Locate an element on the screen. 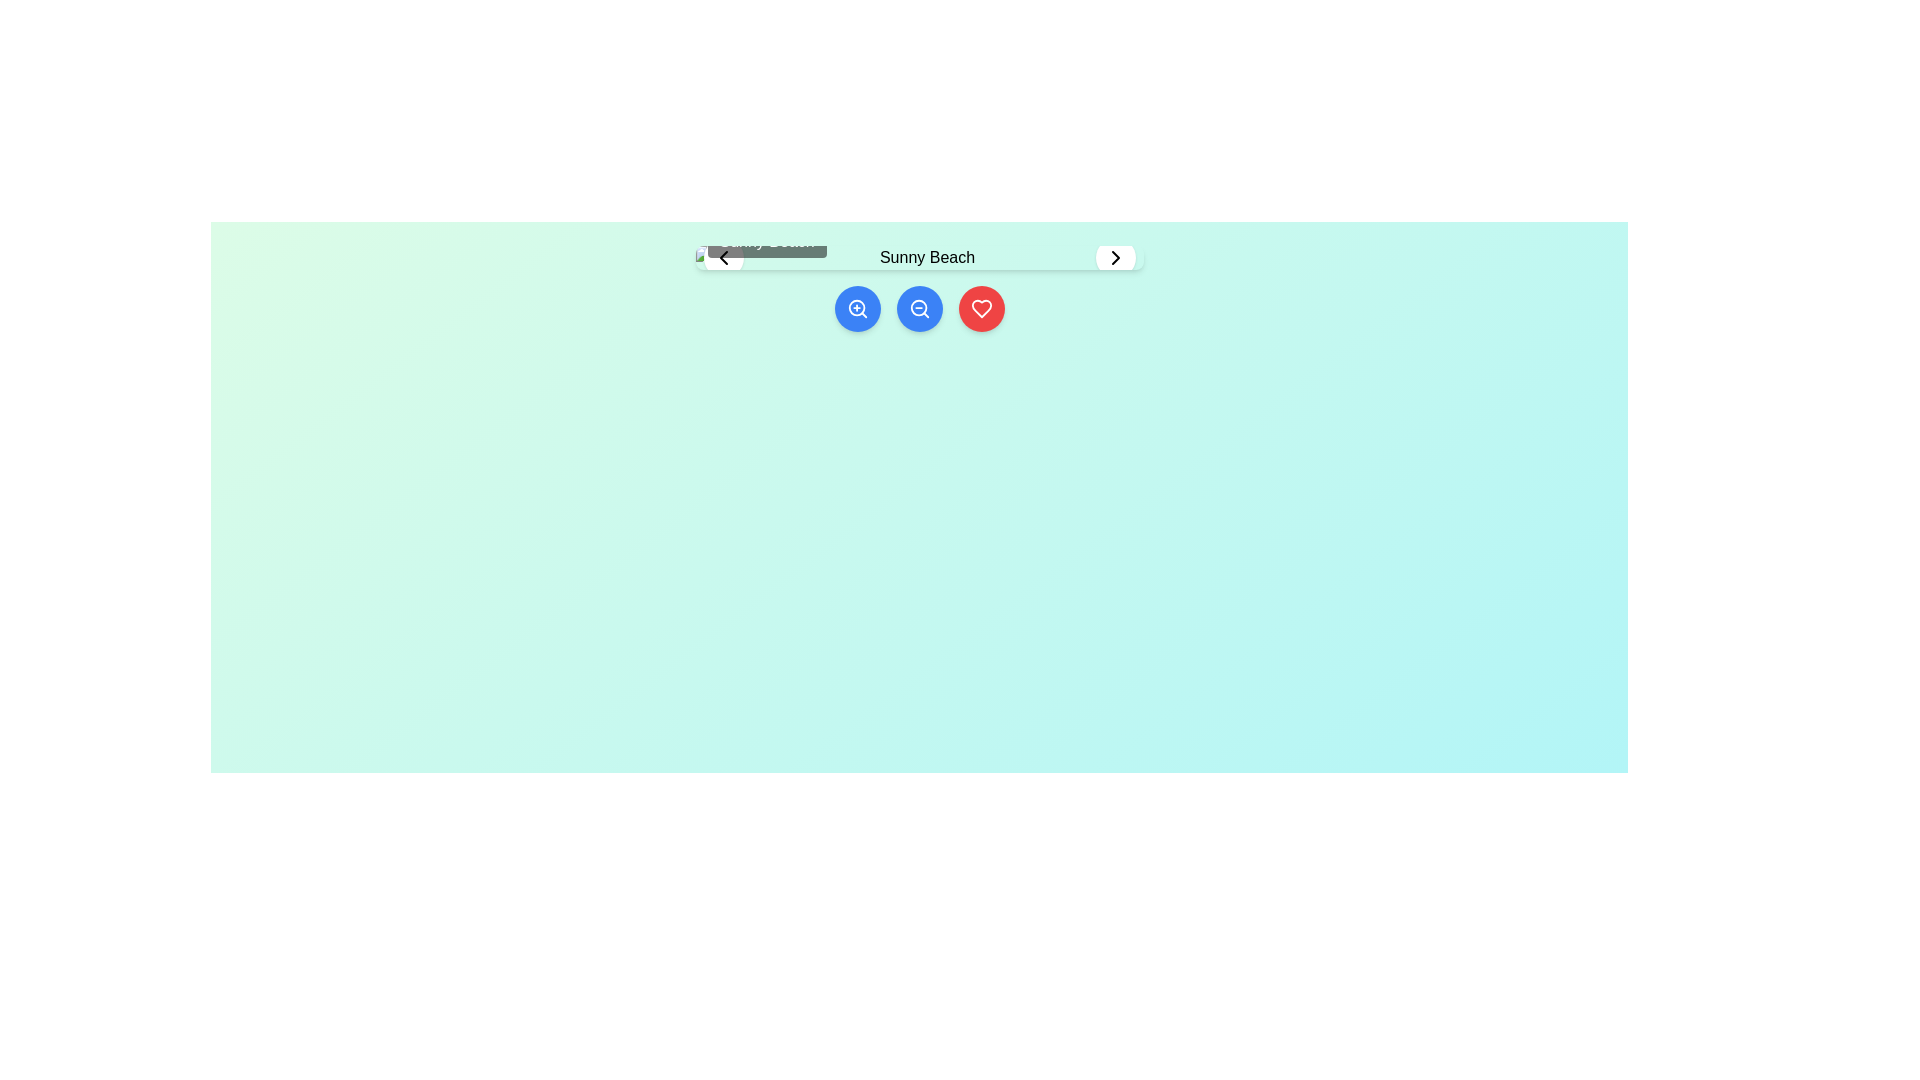  the red heart button located furthest right among three buttons below the 'Sunny Beach' label is located at coordinates (981, 308).